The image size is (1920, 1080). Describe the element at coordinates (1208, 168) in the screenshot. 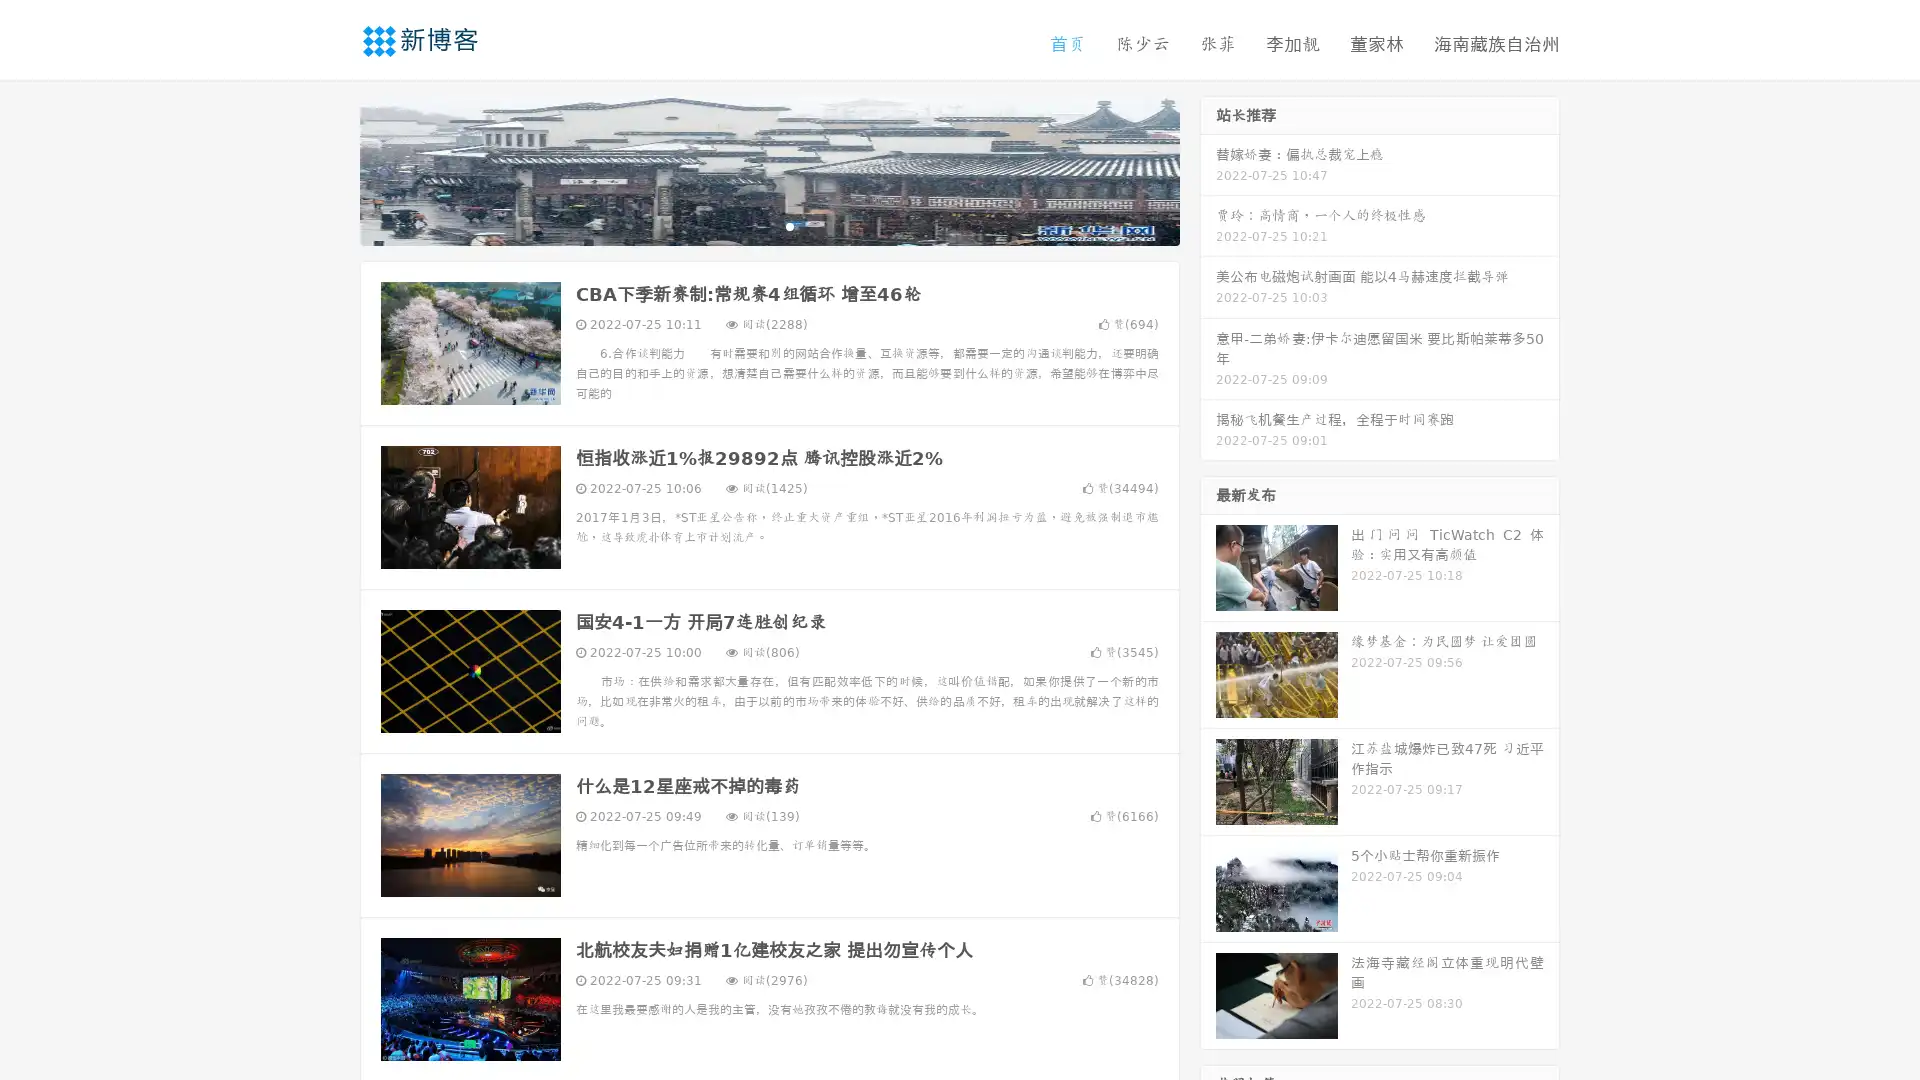

I see `Next slide` at that location.